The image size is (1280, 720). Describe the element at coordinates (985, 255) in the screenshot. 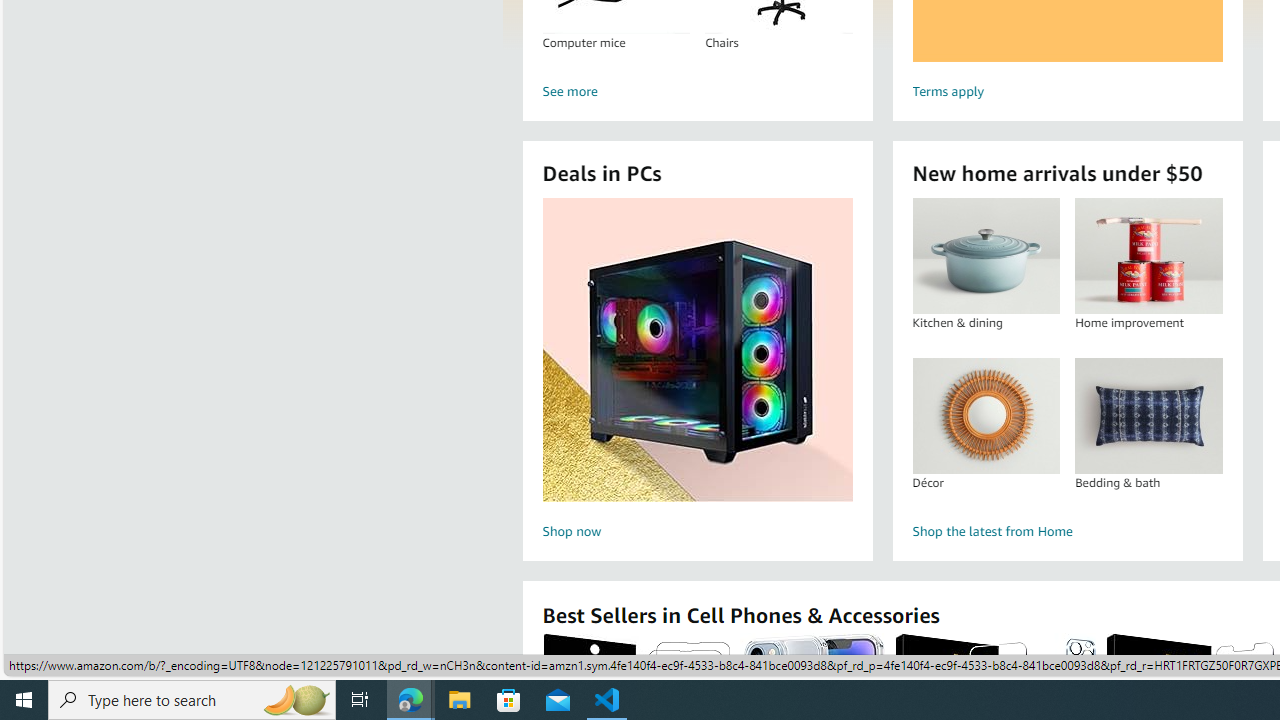

I see `'Kitchen & dining'` at that location.